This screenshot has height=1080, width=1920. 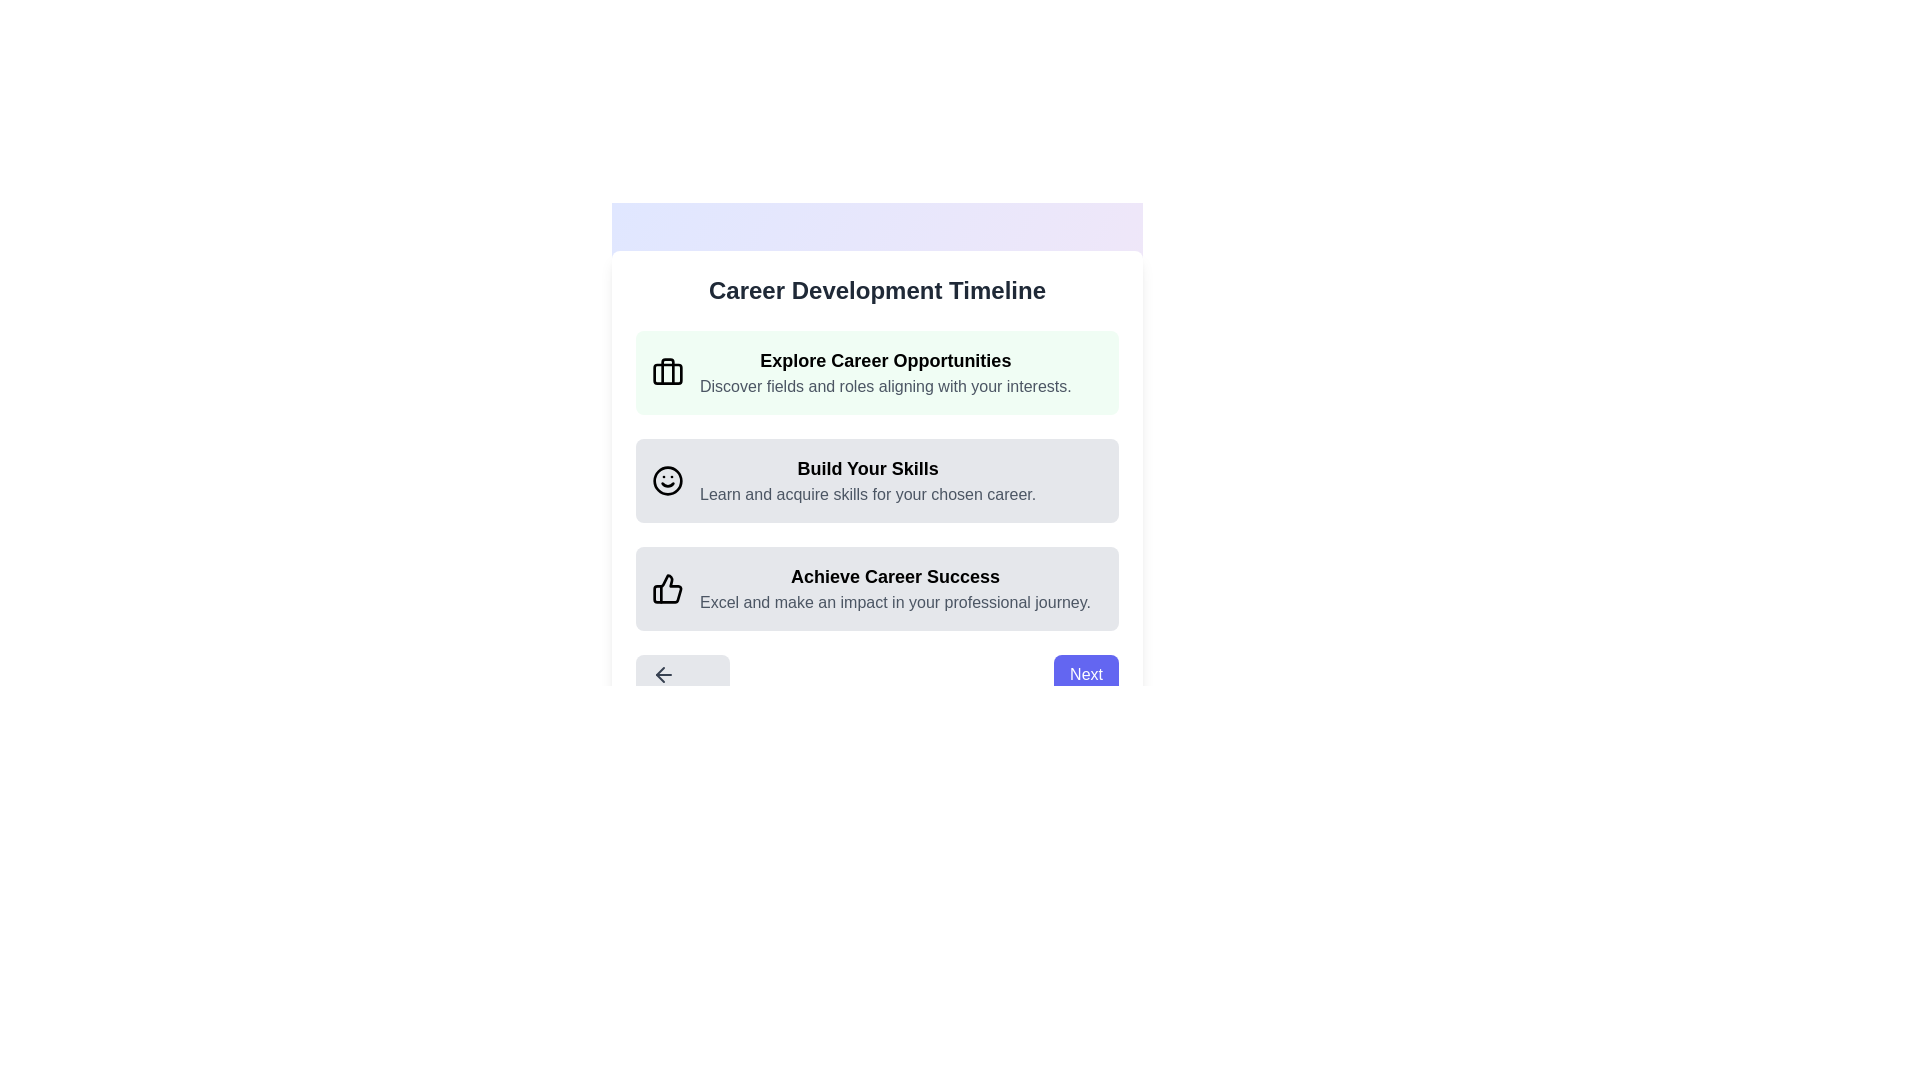 I want to click on the navigation button to move to the Next step, so click(x=1085, y=685).